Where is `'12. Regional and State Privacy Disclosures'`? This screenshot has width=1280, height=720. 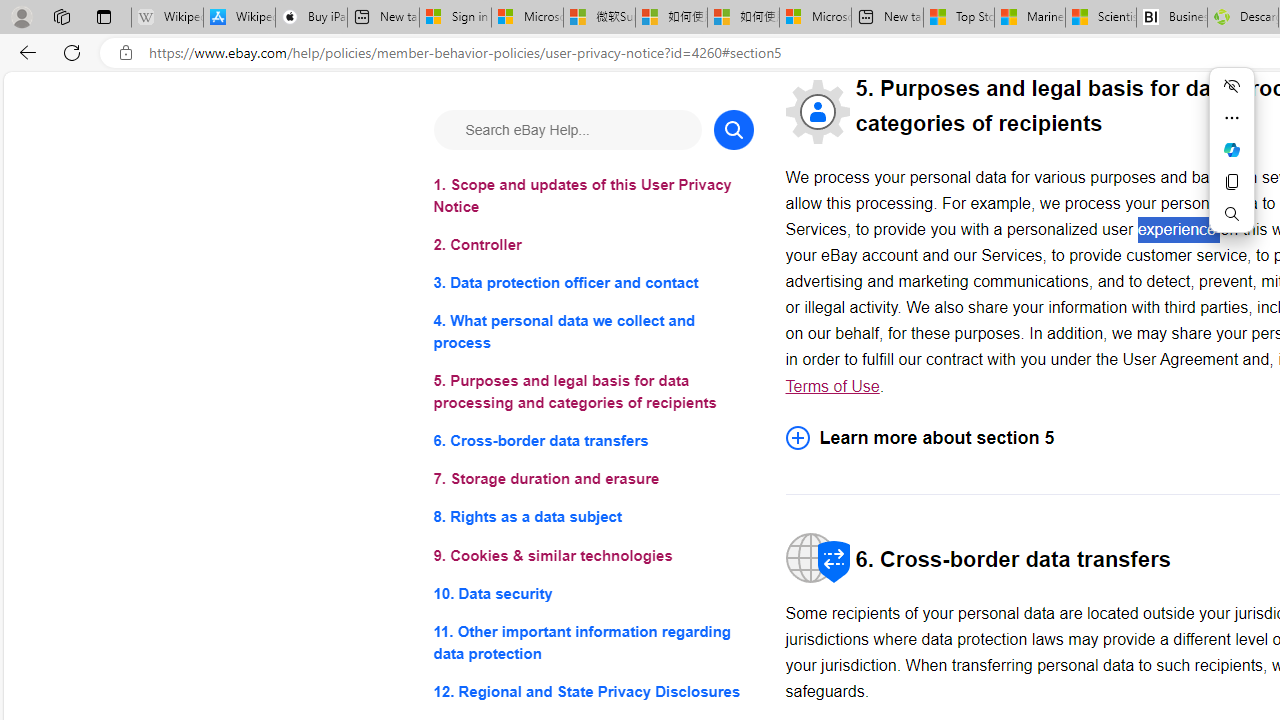
'12. Regional and State Privacy Disclosures' is located at coordinates (592, 690).